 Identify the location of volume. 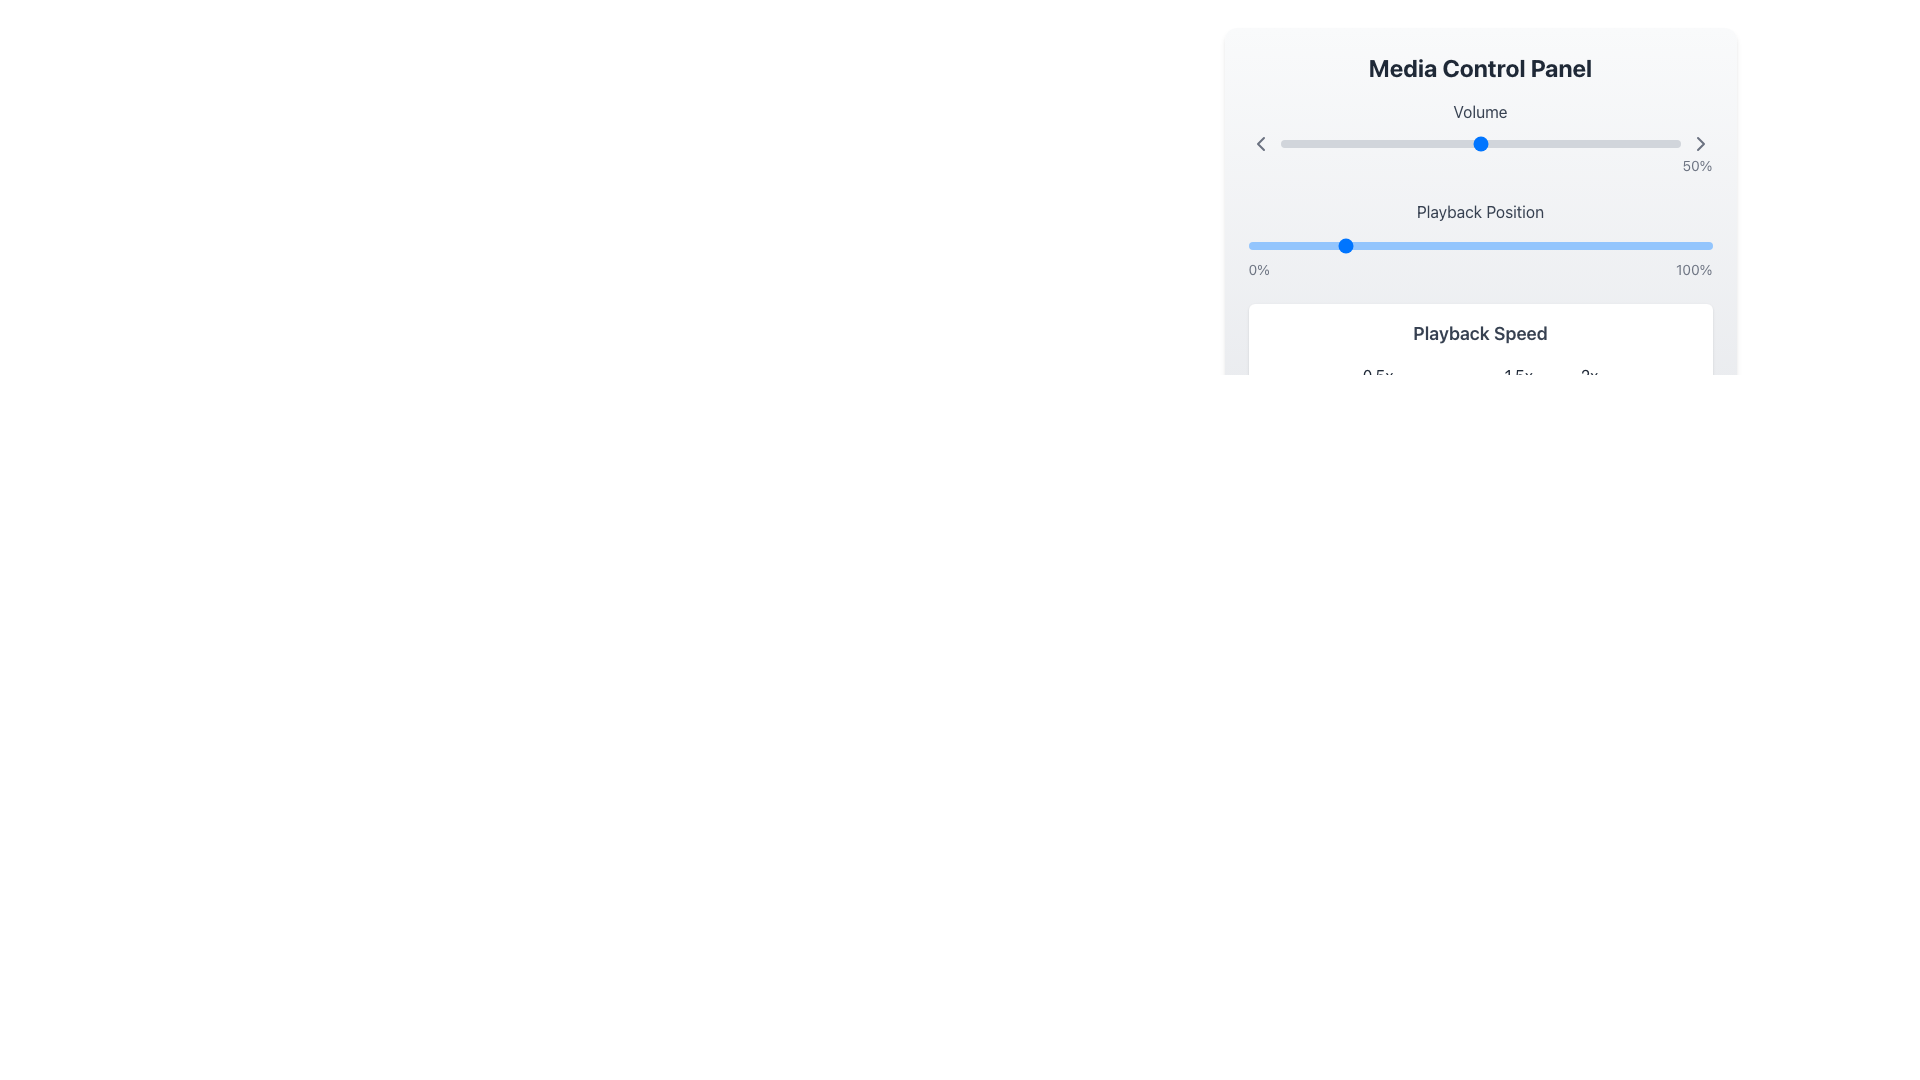
(1476, 142).